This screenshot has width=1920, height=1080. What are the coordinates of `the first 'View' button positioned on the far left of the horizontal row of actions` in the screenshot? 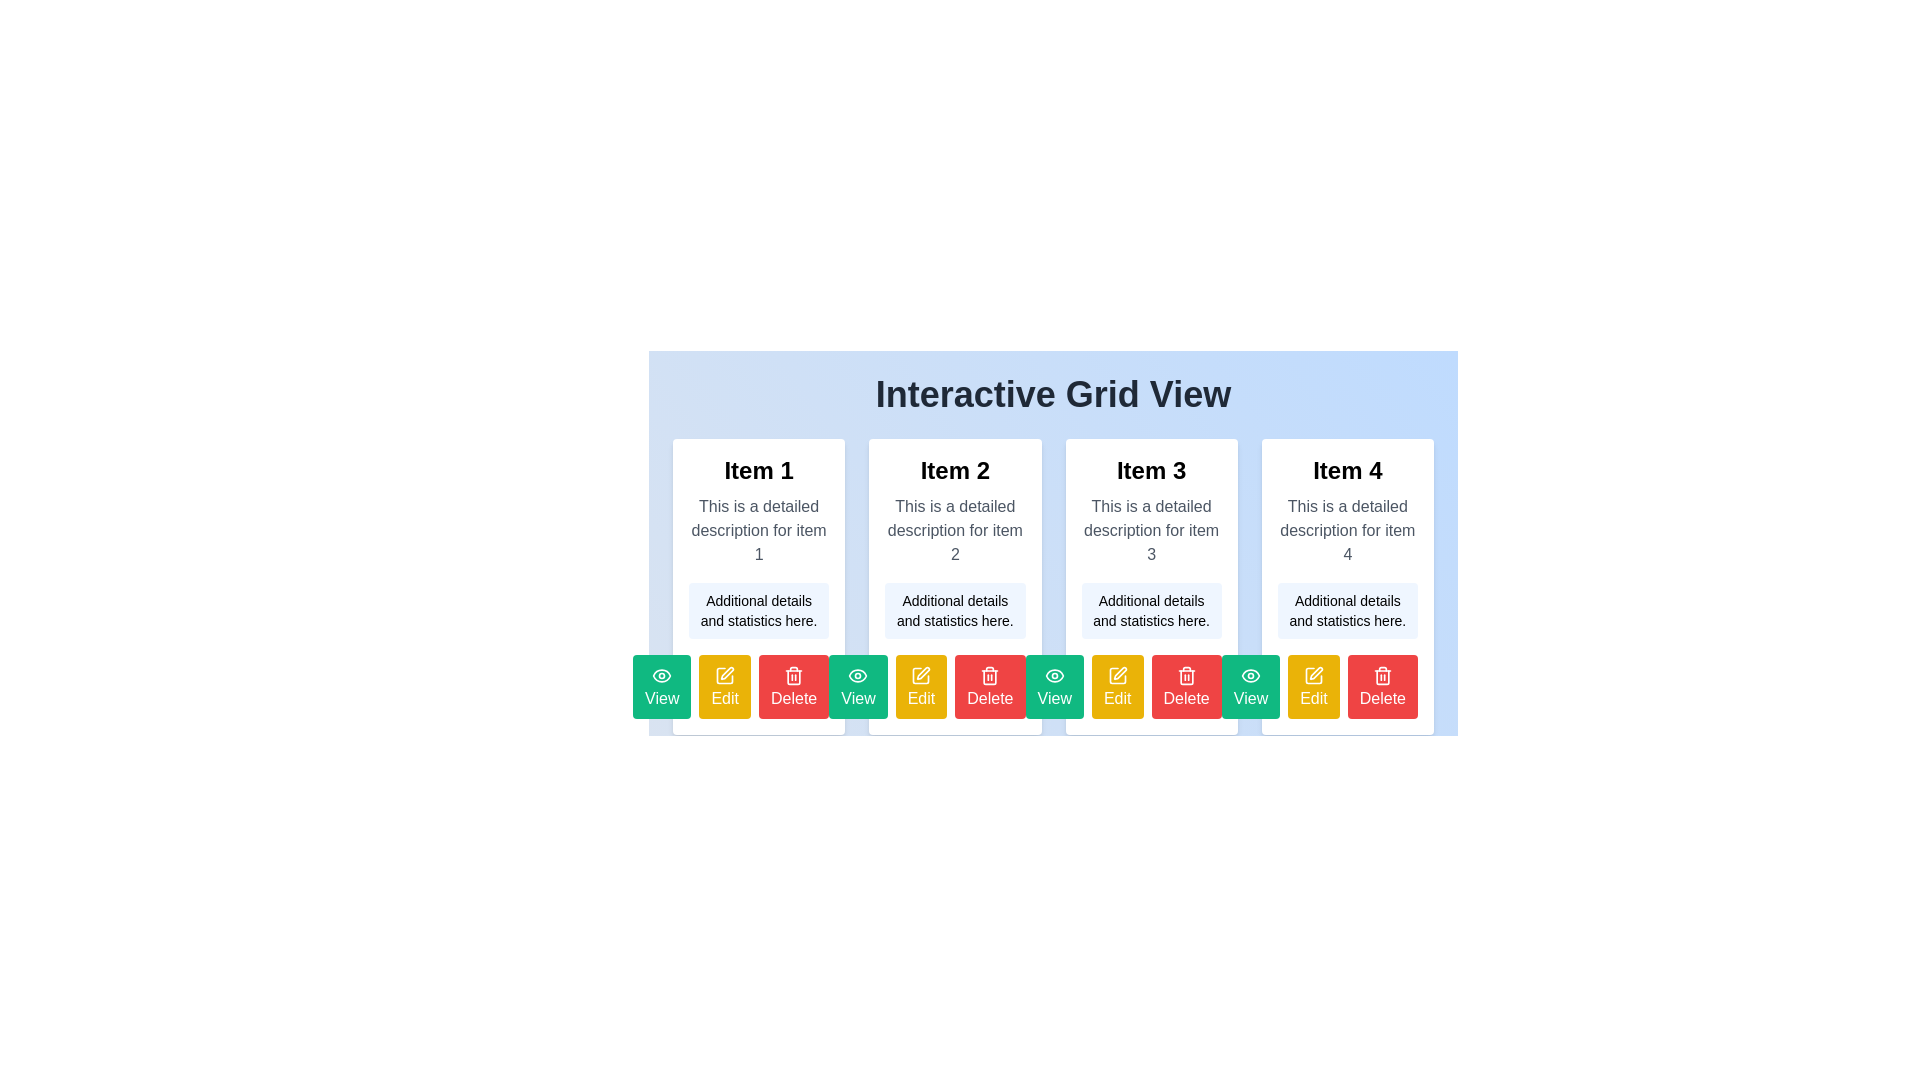 It's located at (662, 1006).